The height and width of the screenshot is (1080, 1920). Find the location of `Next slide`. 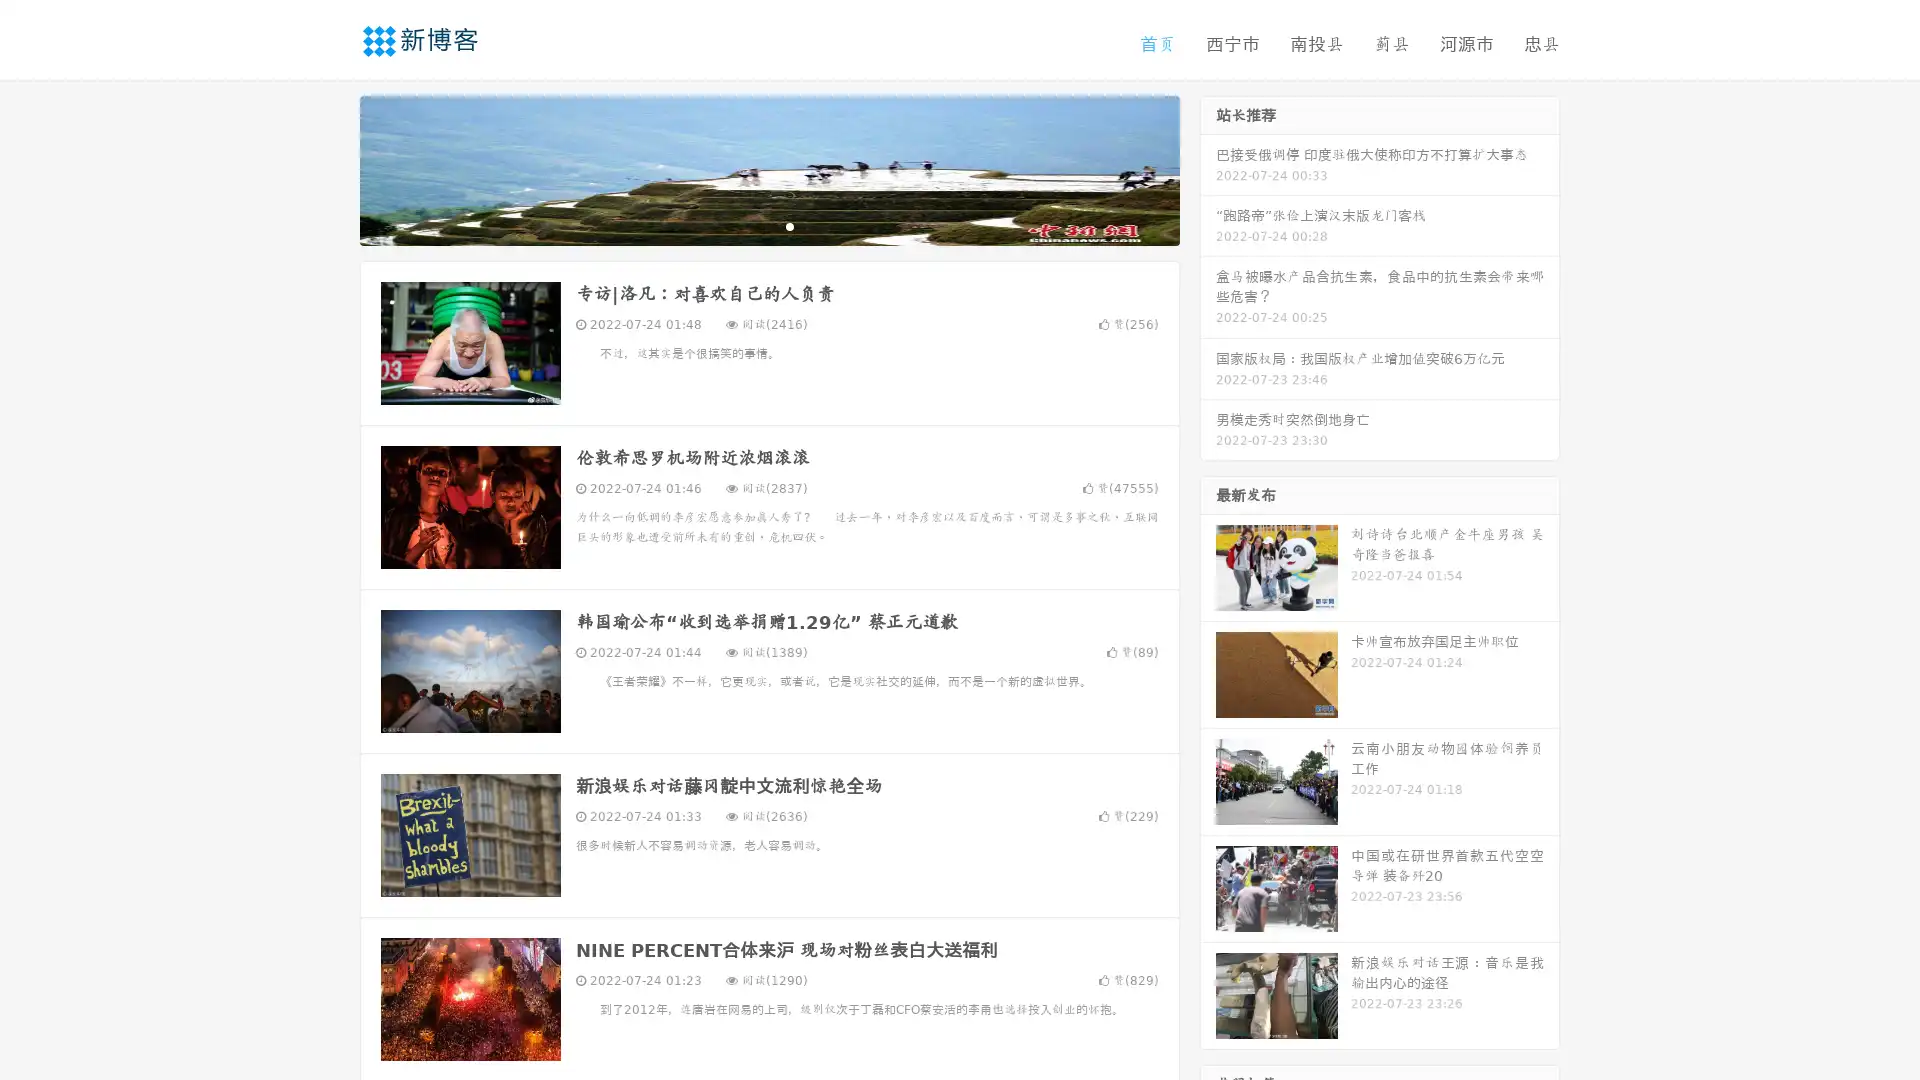

Next slide is located at coordinates (1208, 168).